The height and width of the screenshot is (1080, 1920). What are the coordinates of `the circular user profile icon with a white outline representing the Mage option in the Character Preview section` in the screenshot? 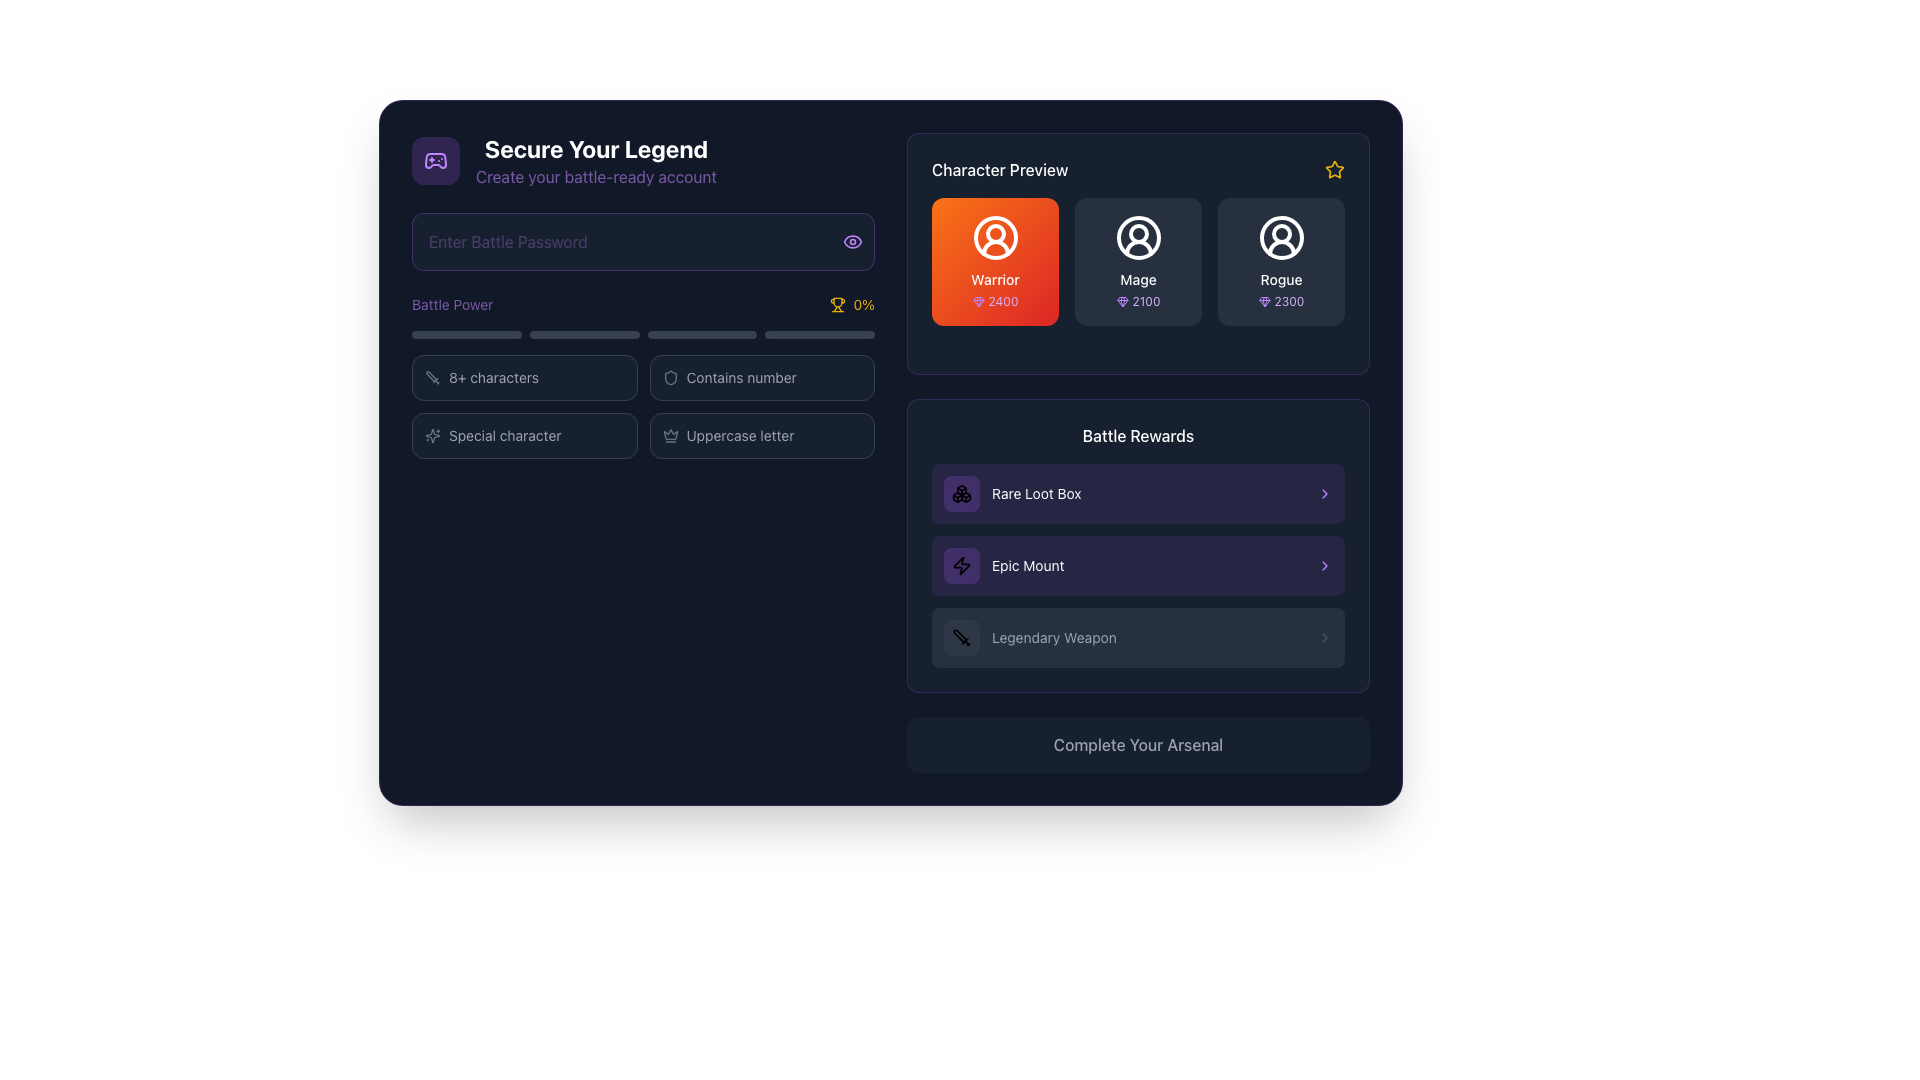 It's located at (1138, 237).